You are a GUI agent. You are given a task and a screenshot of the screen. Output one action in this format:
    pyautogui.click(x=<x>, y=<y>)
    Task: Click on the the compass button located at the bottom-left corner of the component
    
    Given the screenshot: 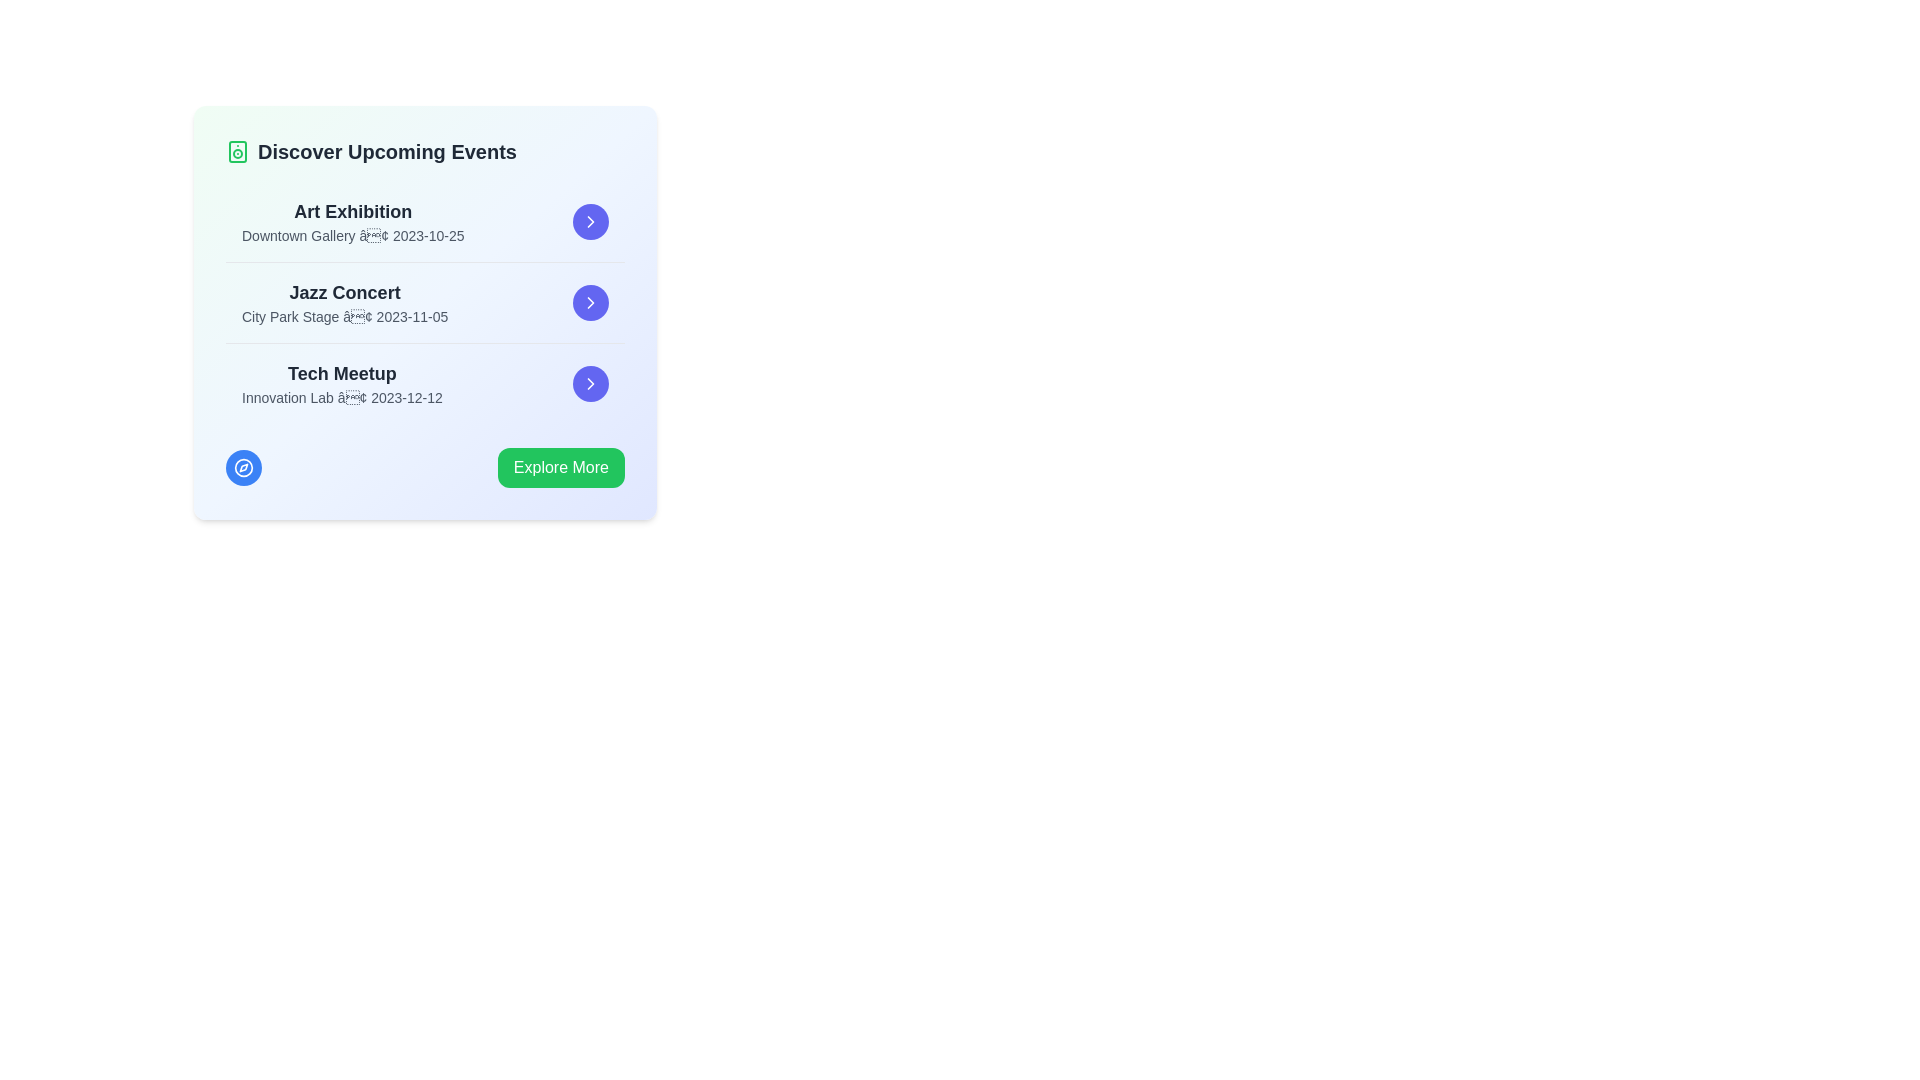 What is the action you would take?
    pyautogui.click(x=243, y=467)
    